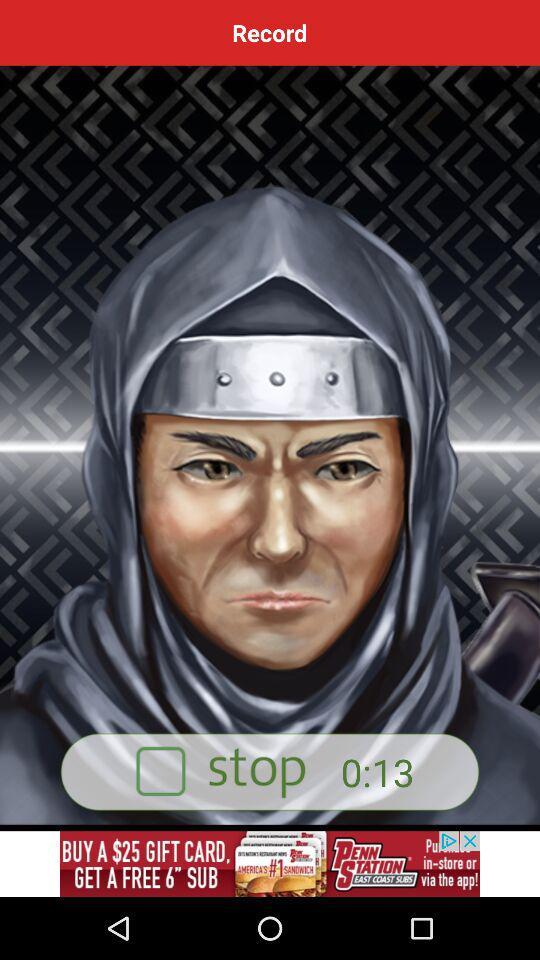 The width and height of the screenshot is (540, 960). I want to click on open advertisements, so click(270, 863).